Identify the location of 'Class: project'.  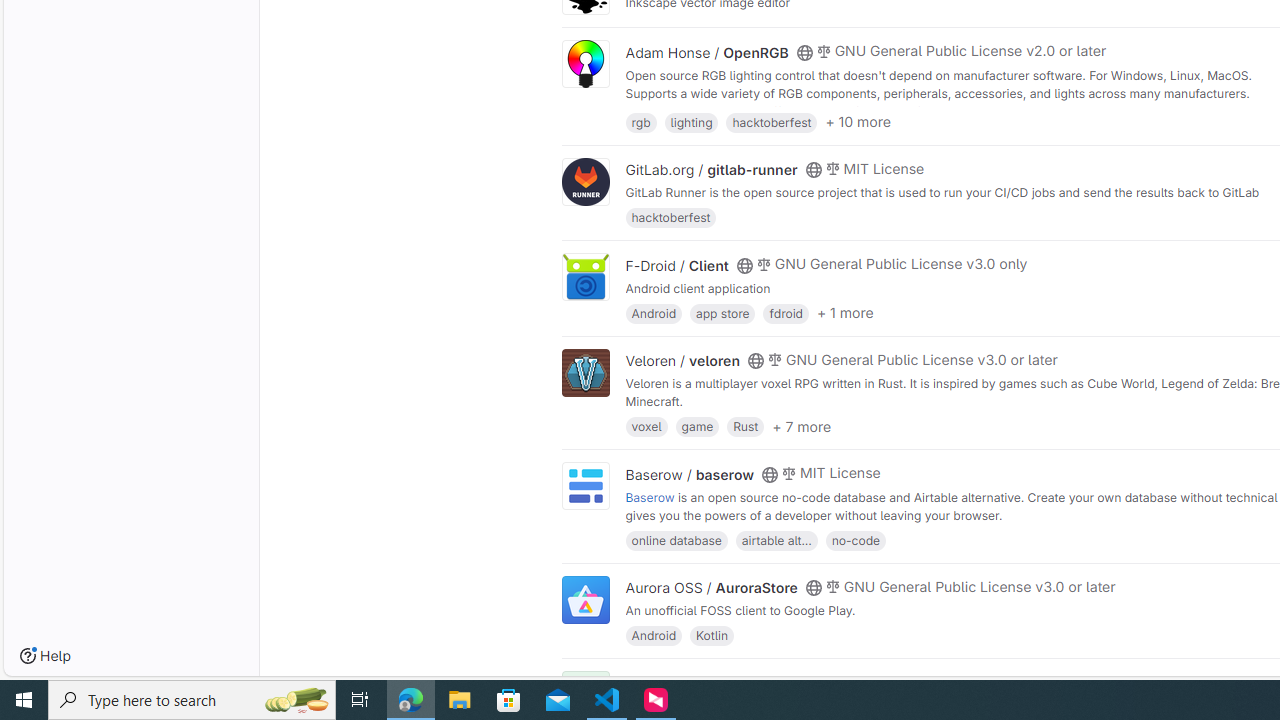
(584, 598).